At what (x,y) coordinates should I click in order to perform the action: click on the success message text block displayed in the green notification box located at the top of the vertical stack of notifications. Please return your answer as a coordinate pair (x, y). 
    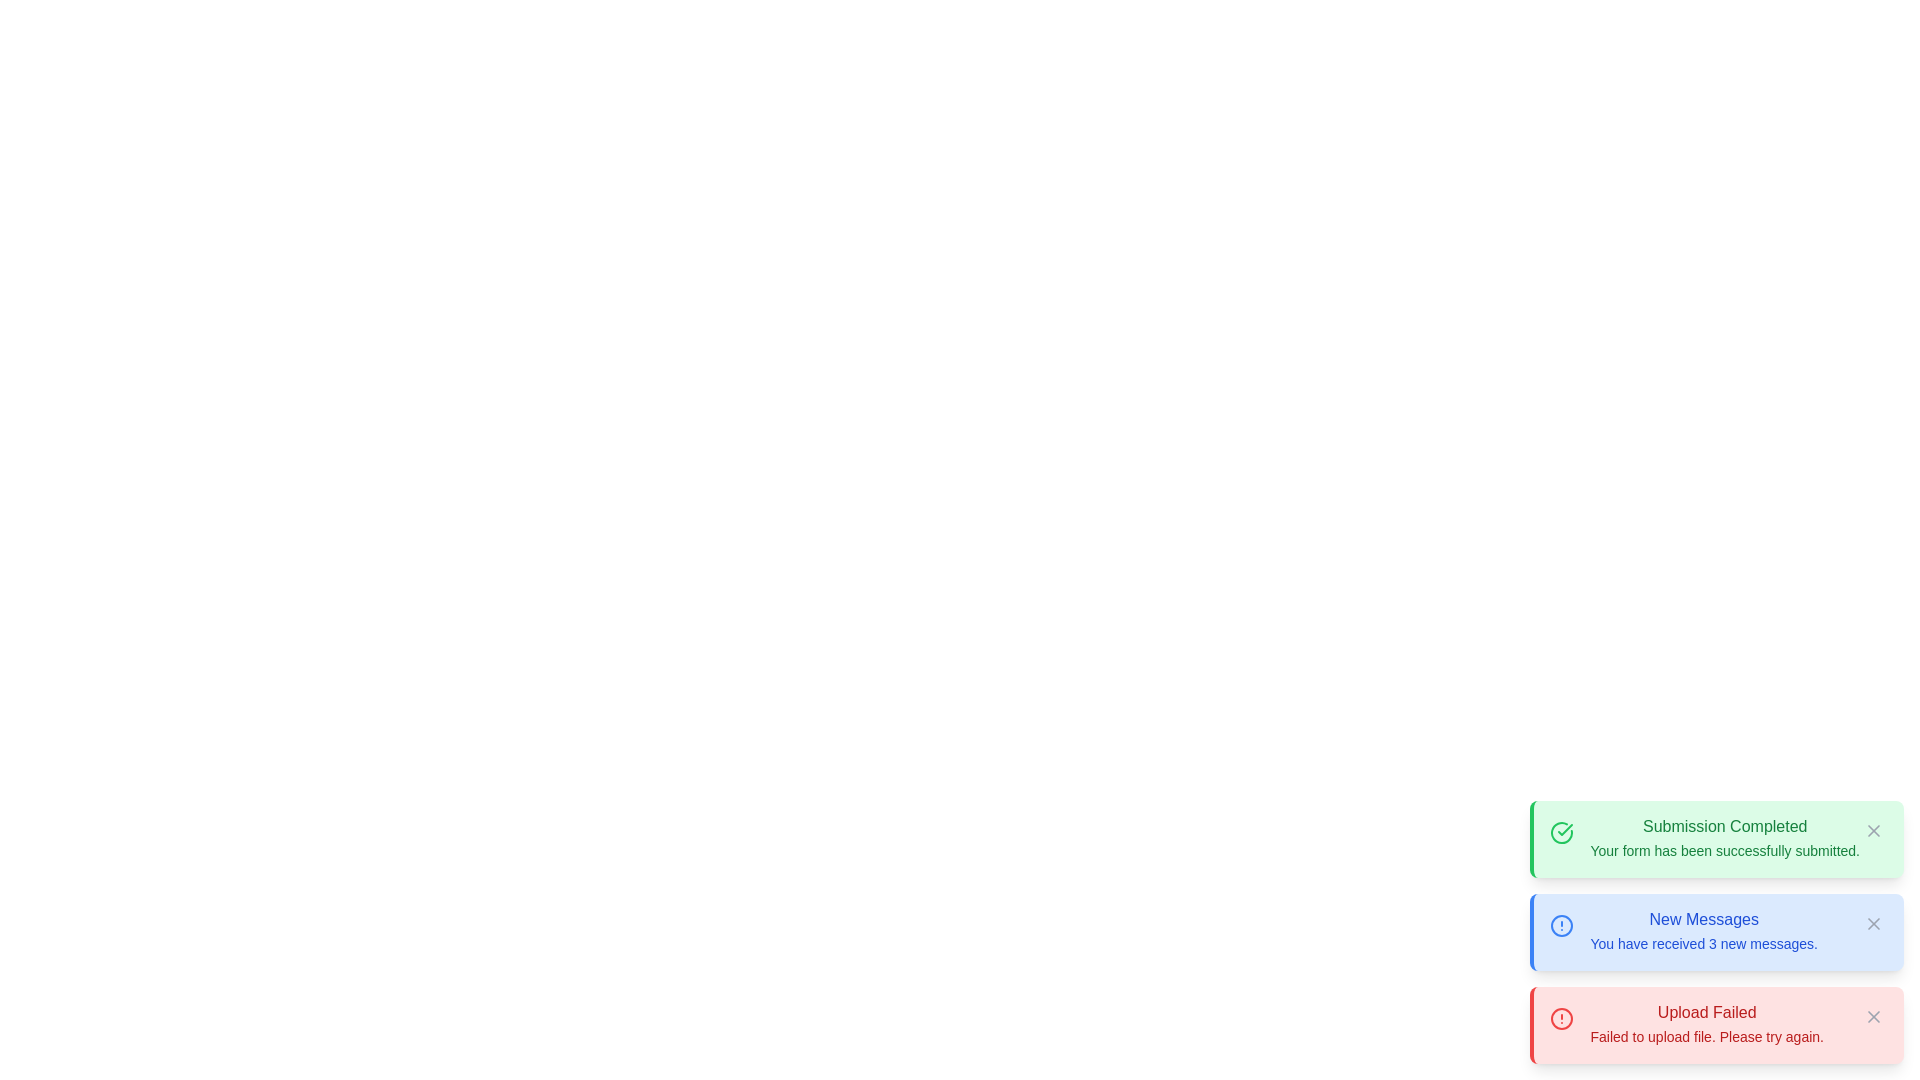
    Looking at the image, I should click on (1724, 839).